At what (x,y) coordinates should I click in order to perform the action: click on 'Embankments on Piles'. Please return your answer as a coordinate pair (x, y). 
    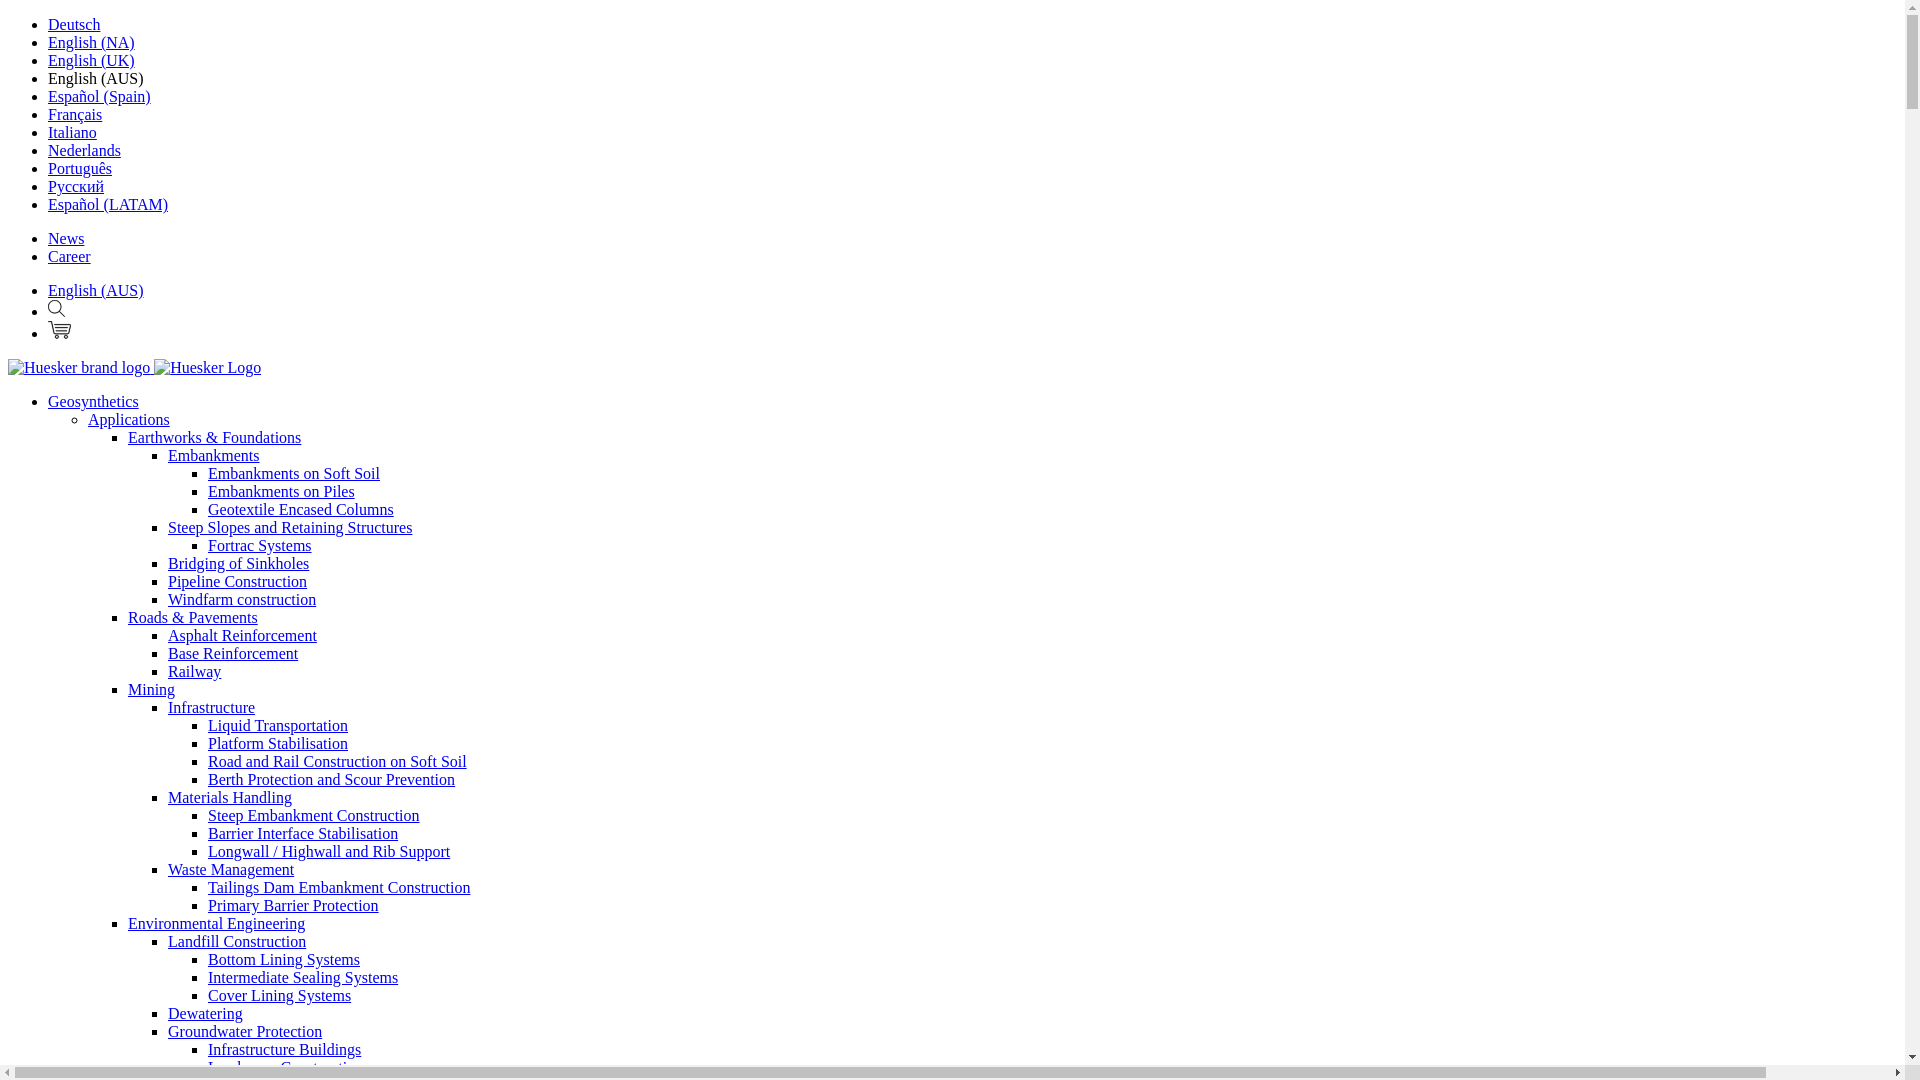
    Looking at the image, I should click on (280, 491).